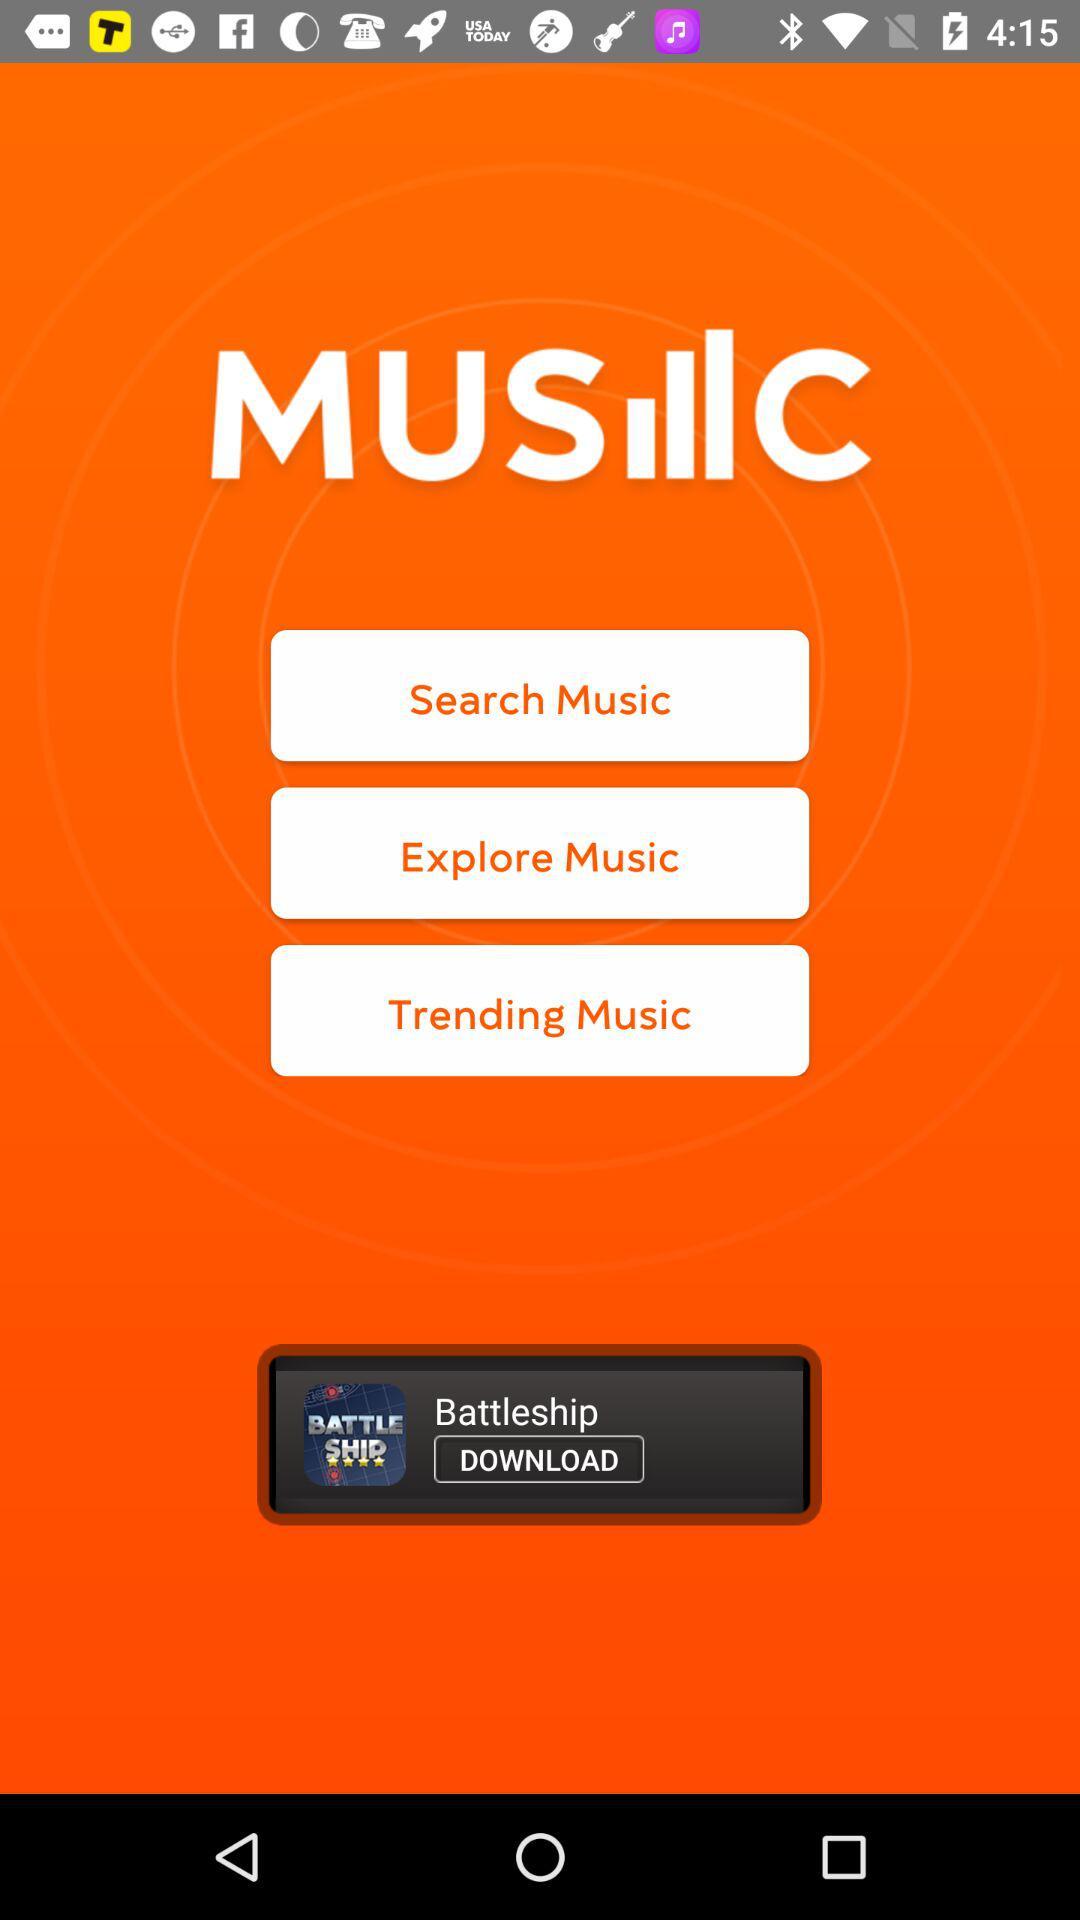  I want to click on download item, so click(538, 1459).